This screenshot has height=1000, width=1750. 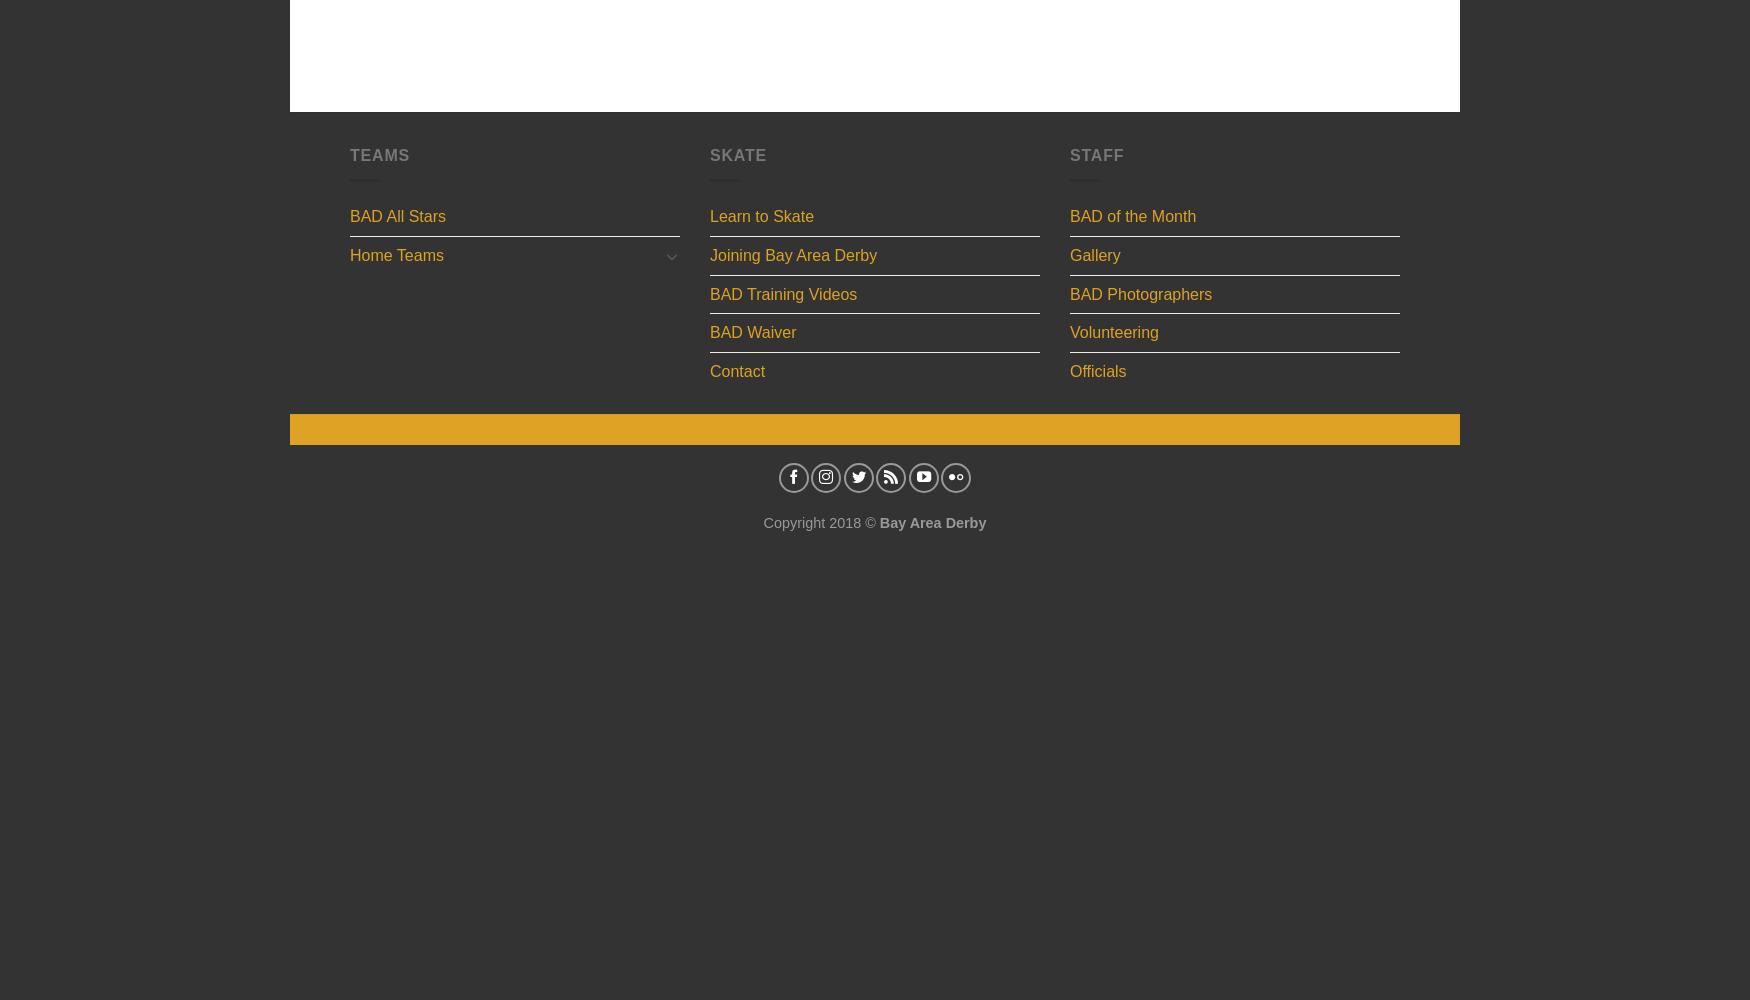 I want to click on 'Contact', so click(x=737, y=369).